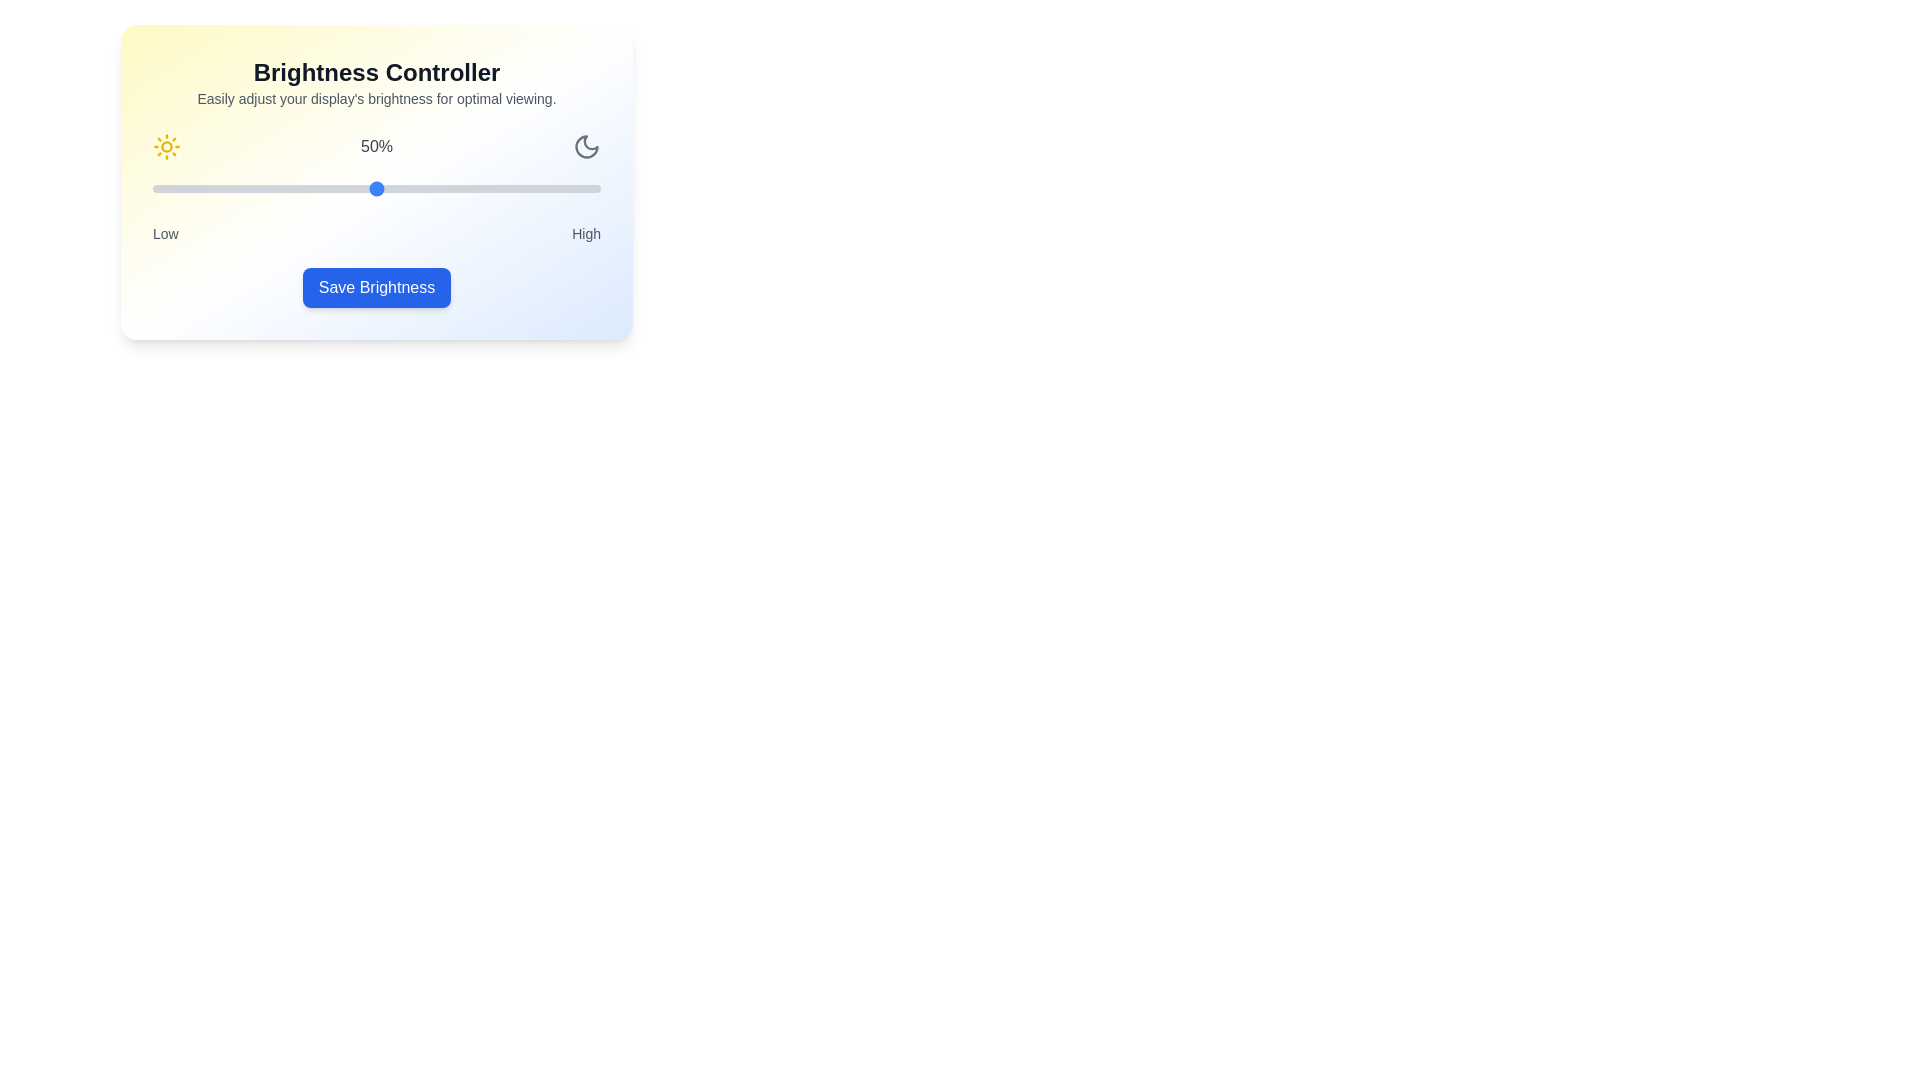 The height and width of the screenshot is (1080, 1920). Describe the element at coordinates (206, 189) in the screenshot. I see `the brightness slider to 12%` at that location.